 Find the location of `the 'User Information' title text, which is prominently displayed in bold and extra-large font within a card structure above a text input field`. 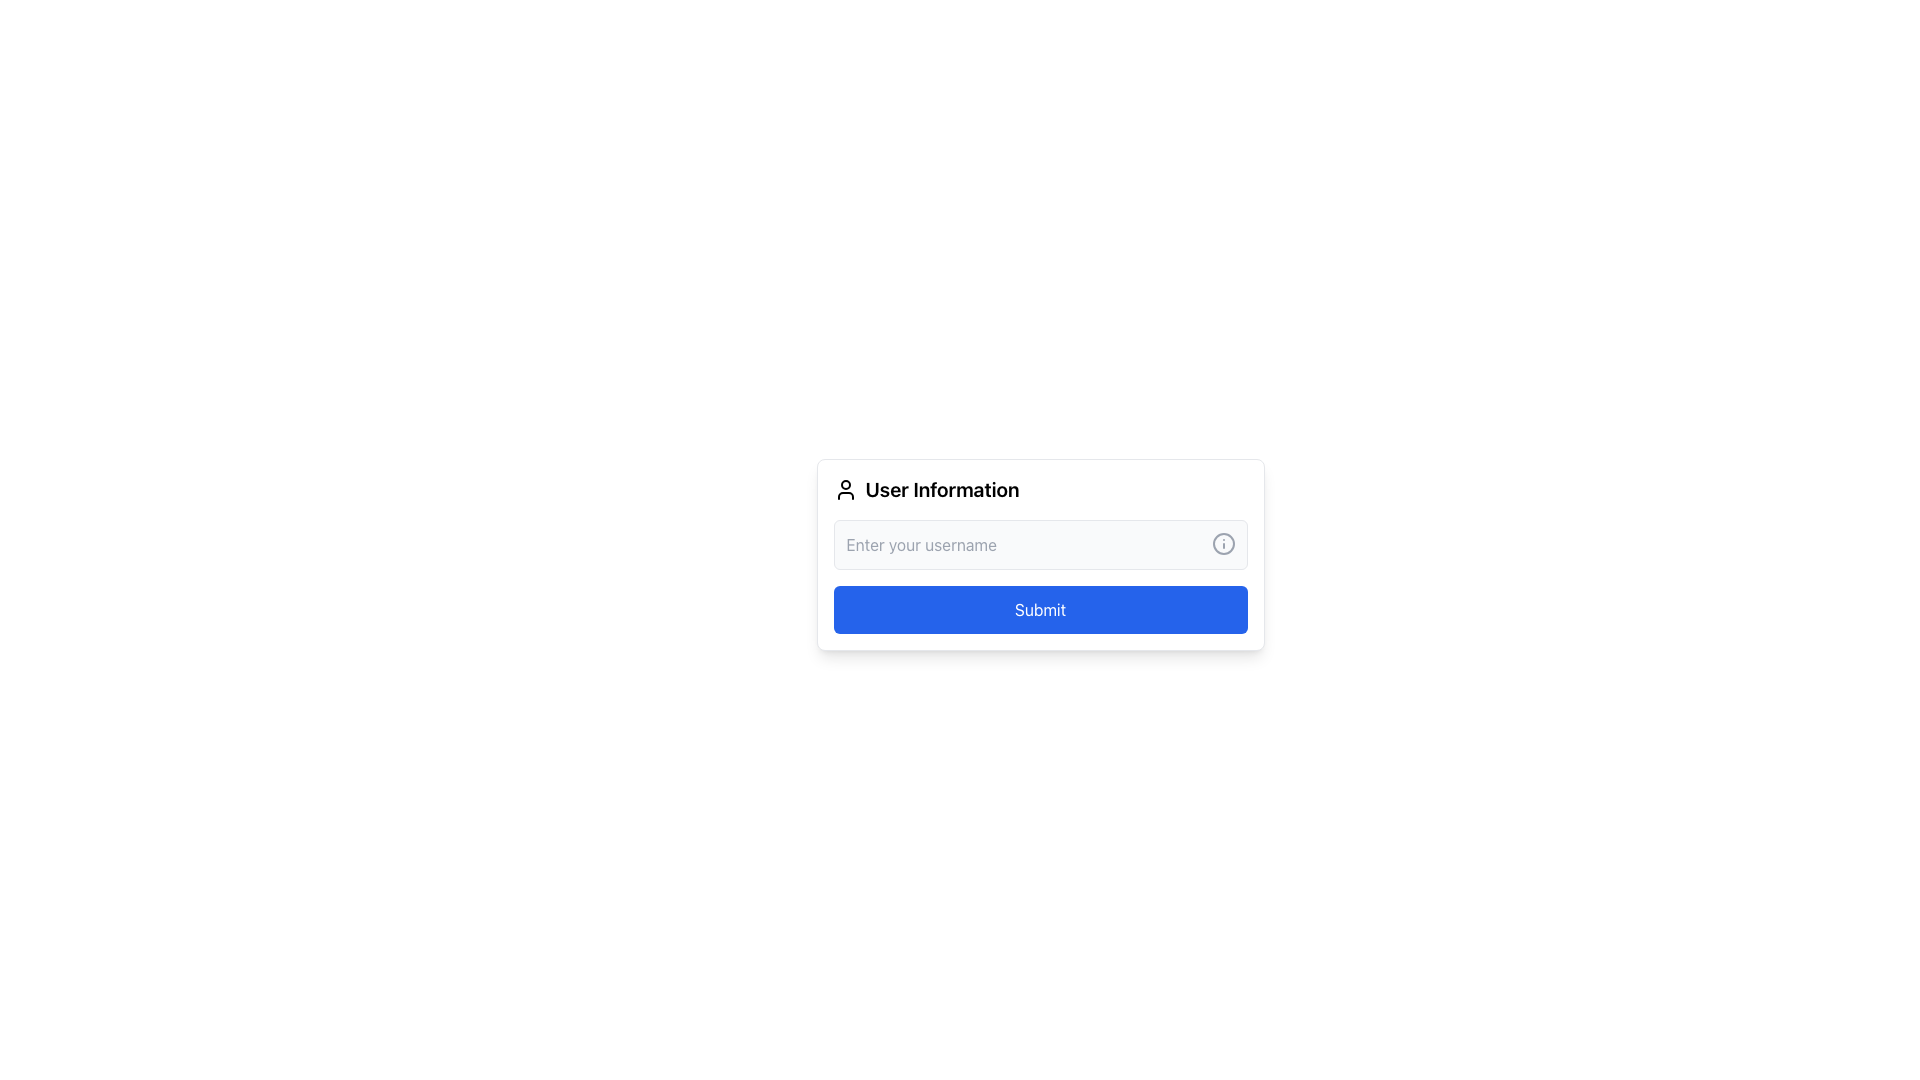

the 'User Information' title text, which is prominently displayed in bold and extra-large font within a card structure above a text input field is located at coordinates (941, 489).